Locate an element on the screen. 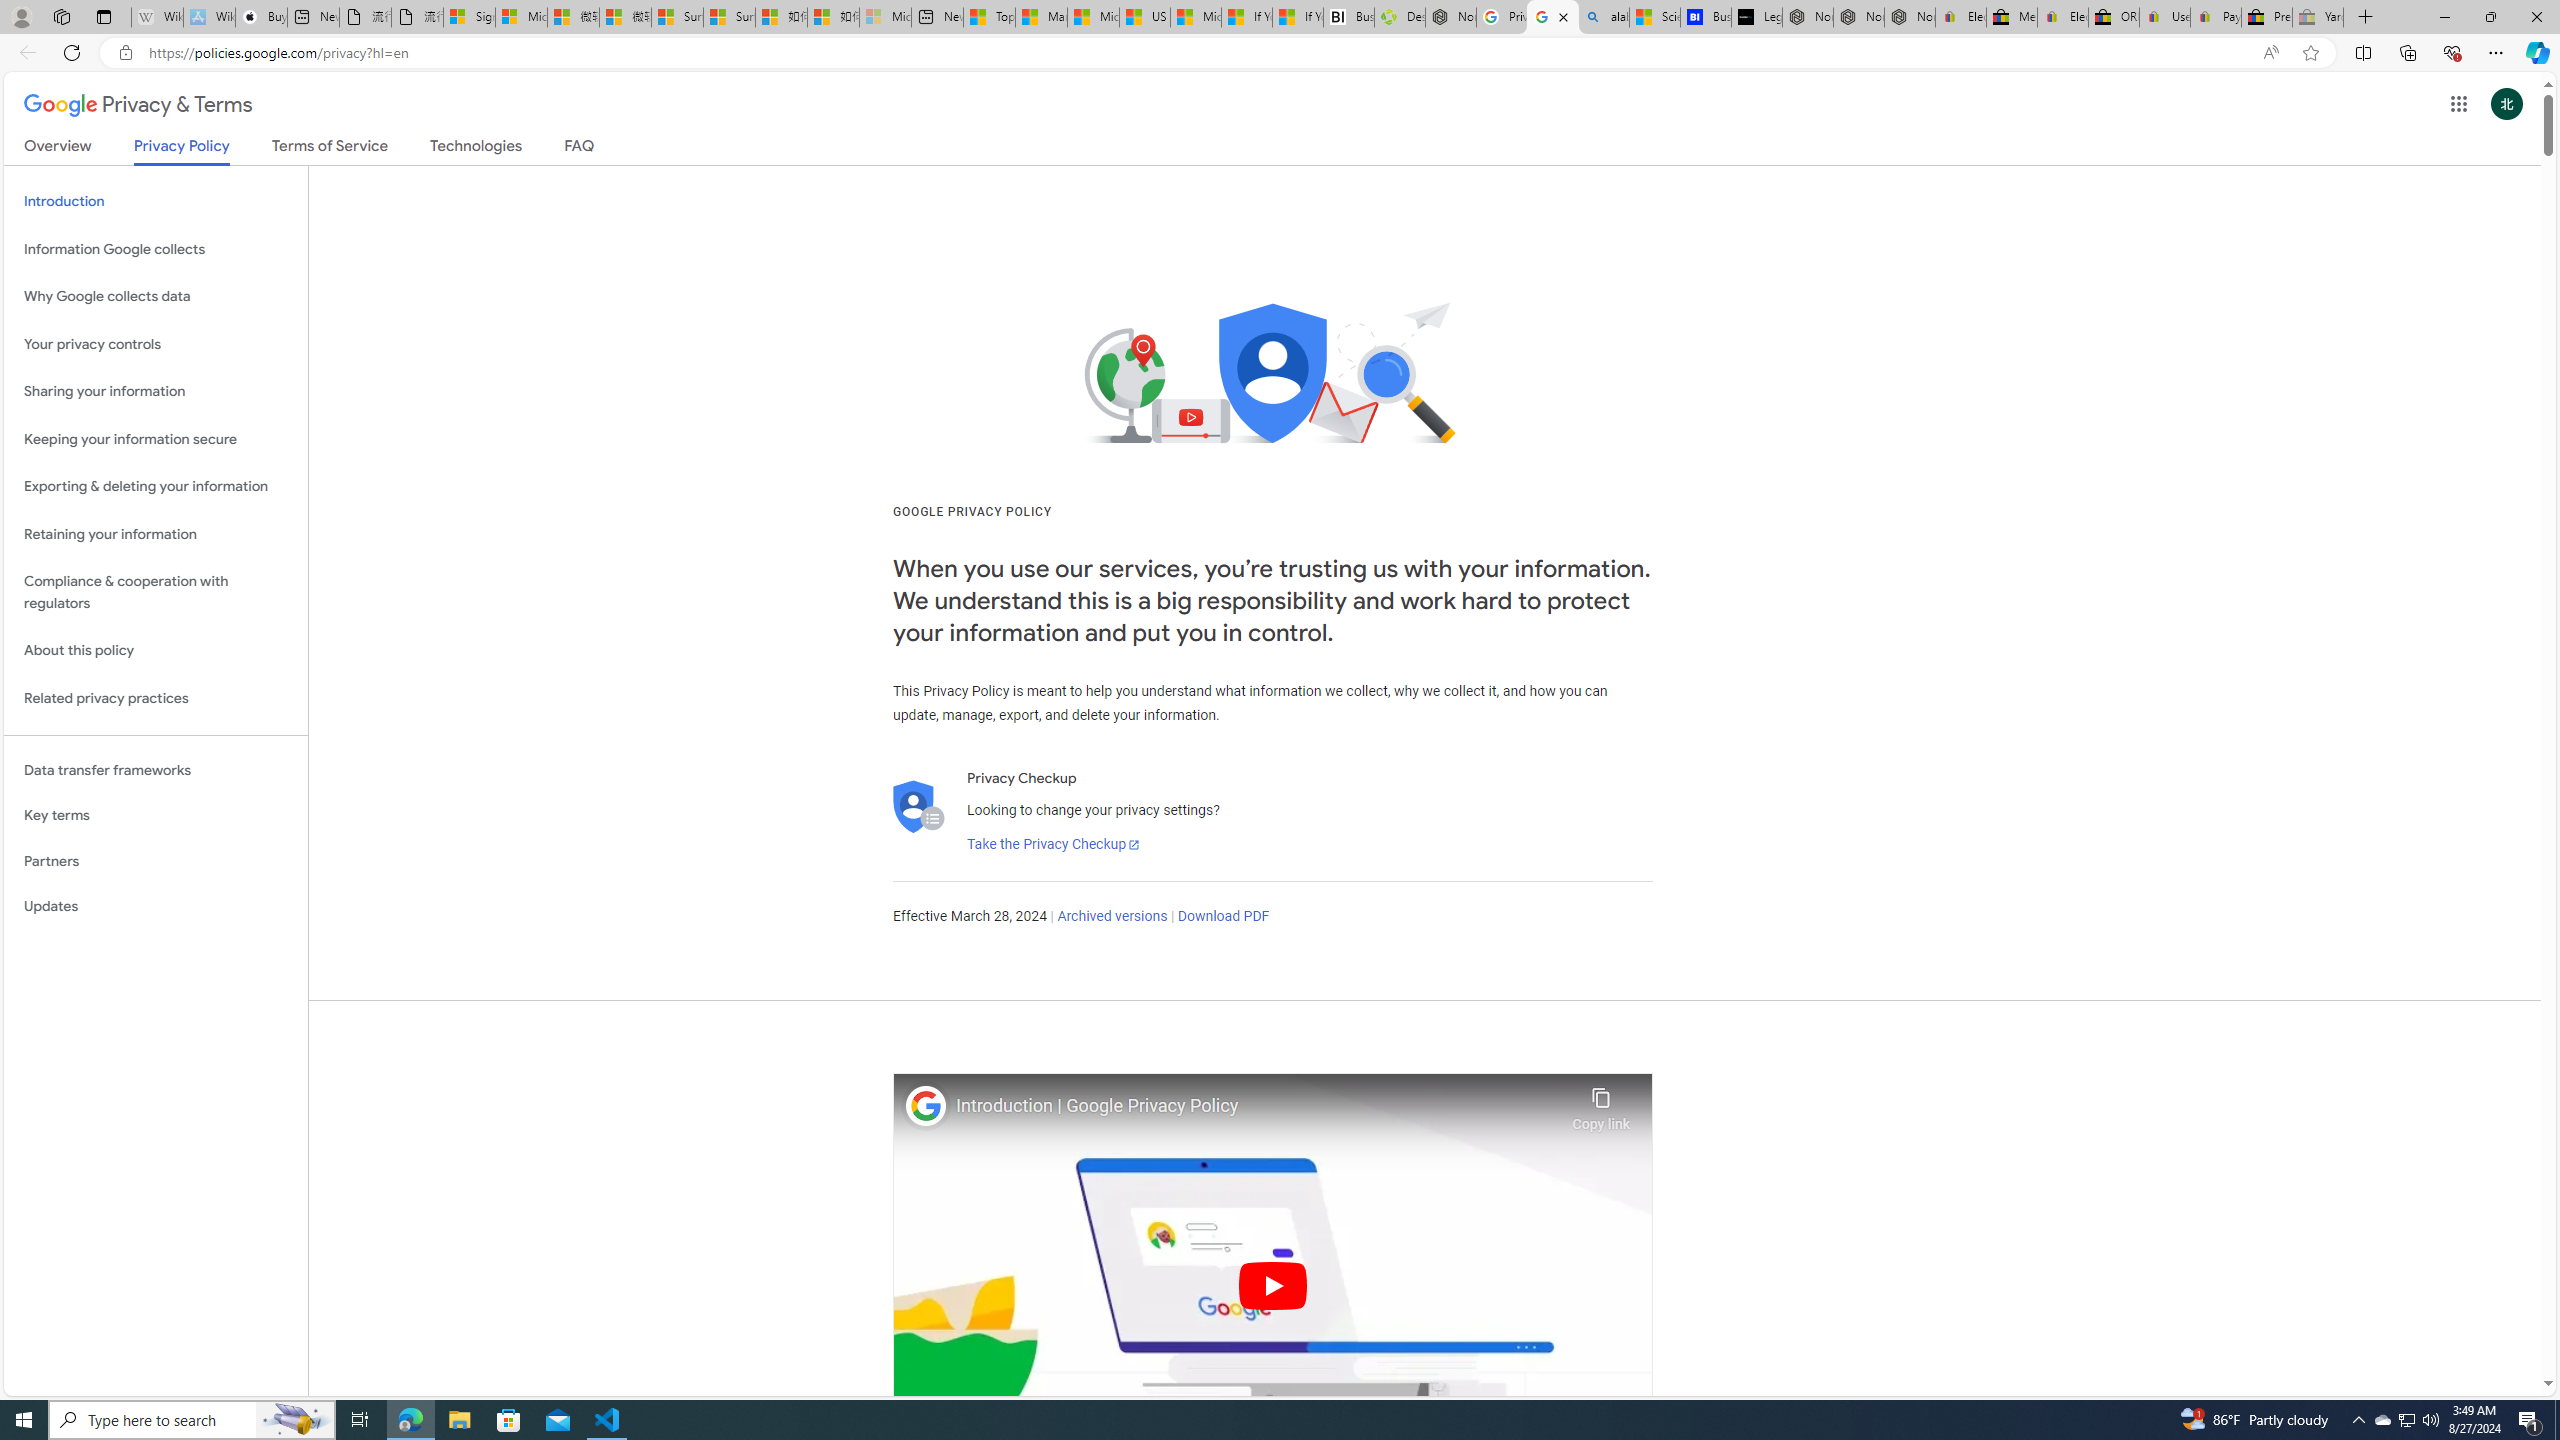 The width and height of the screenshot is (2560, 1440). 'alabama high school quarterback dies - Search' is located at coordinates (1602, 16).